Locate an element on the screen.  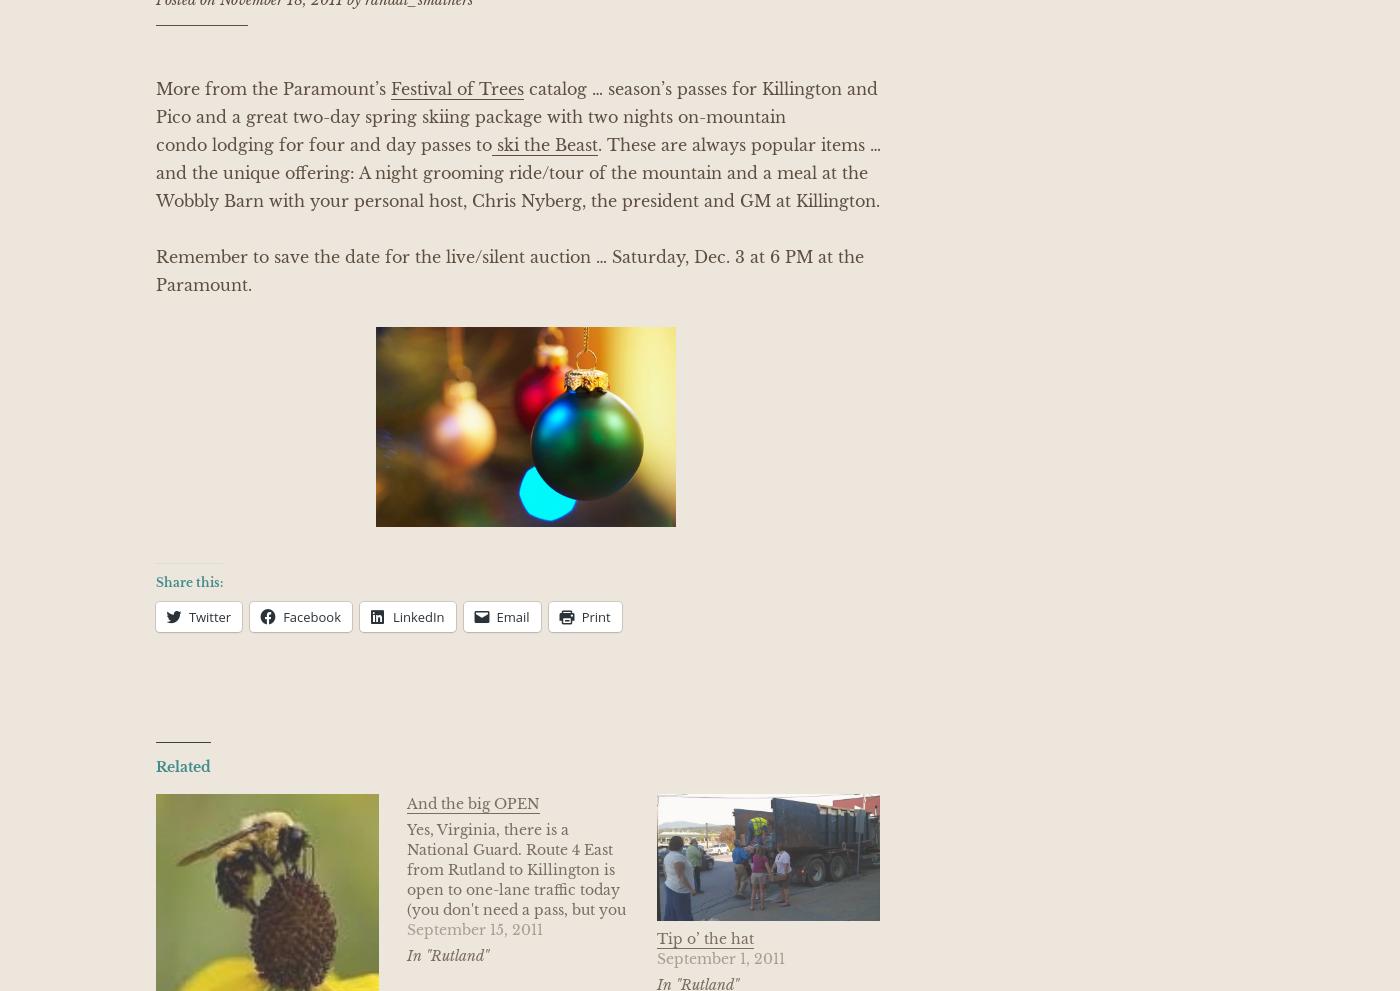
'Print' is located at coordinates (595, 616).